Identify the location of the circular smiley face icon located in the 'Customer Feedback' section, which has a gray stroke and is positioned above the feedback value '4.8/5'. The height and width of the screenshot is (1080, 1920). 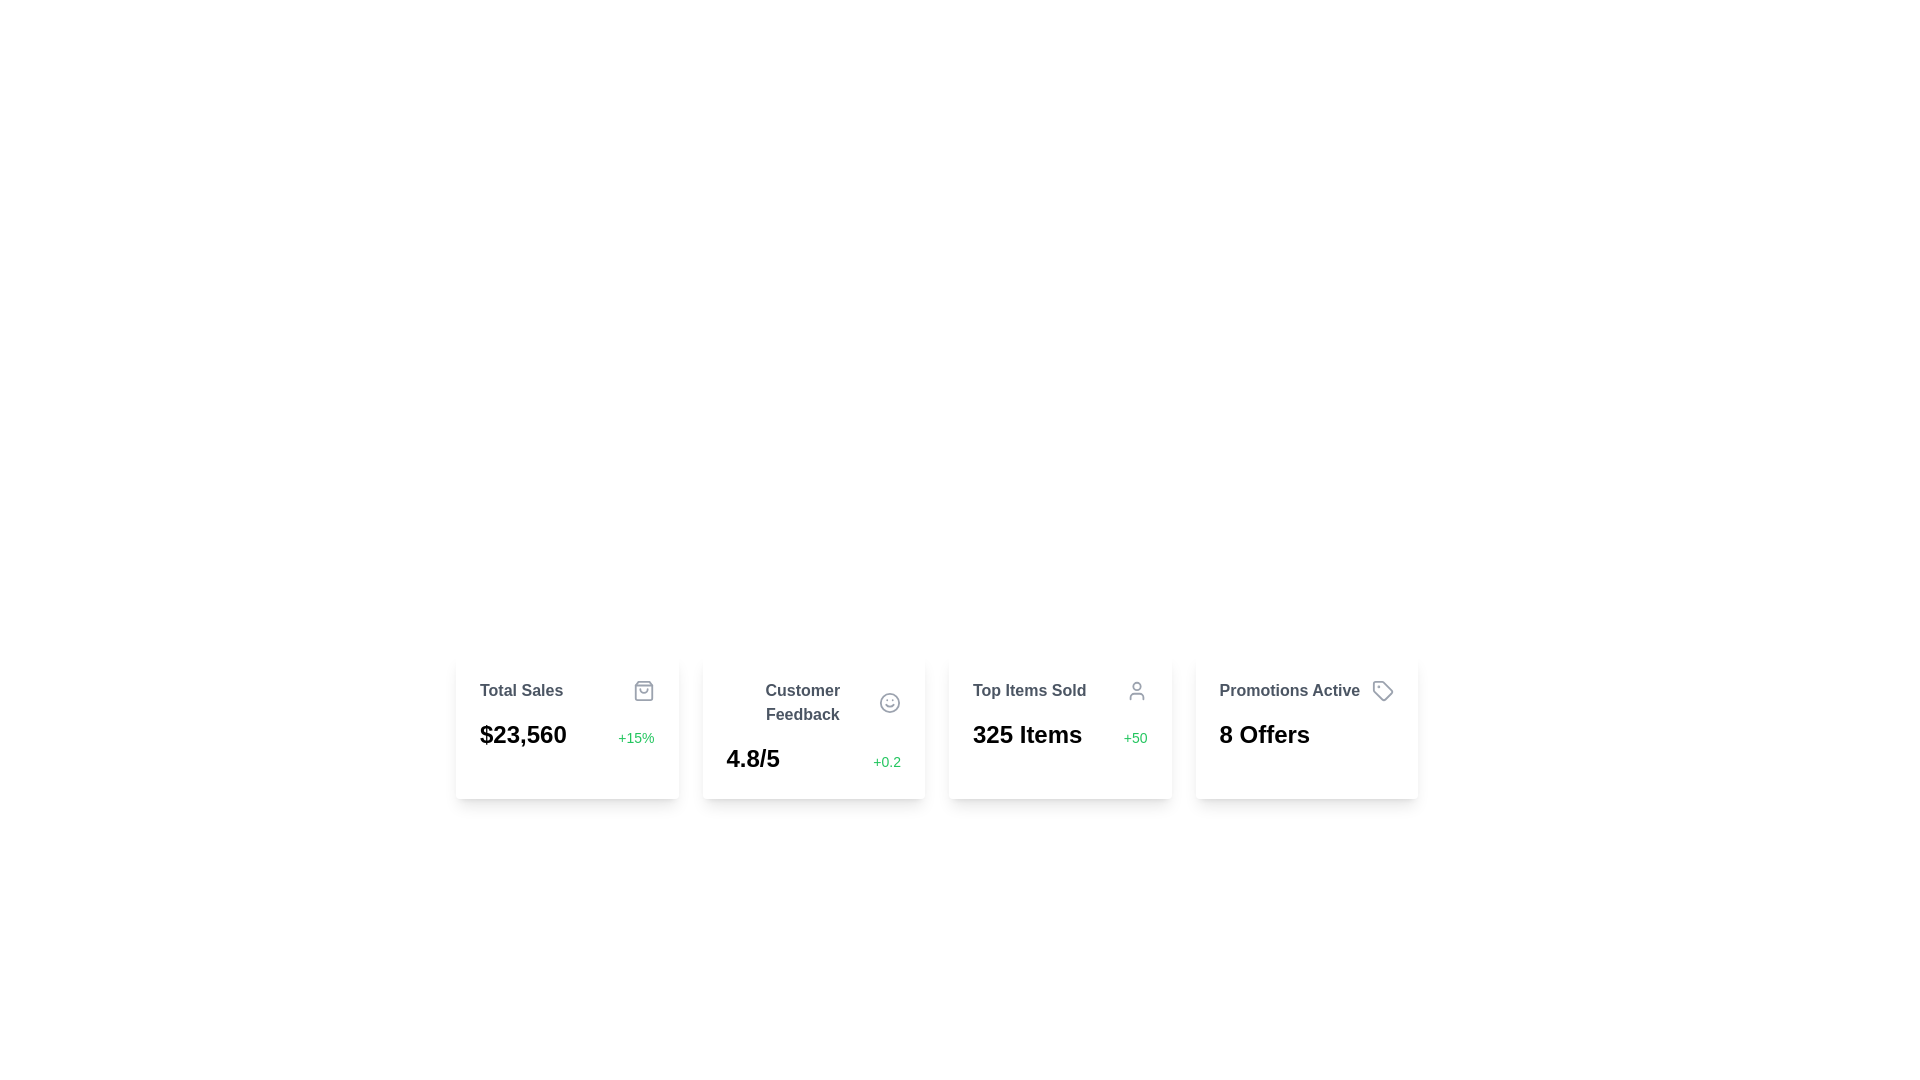
(889, 701).